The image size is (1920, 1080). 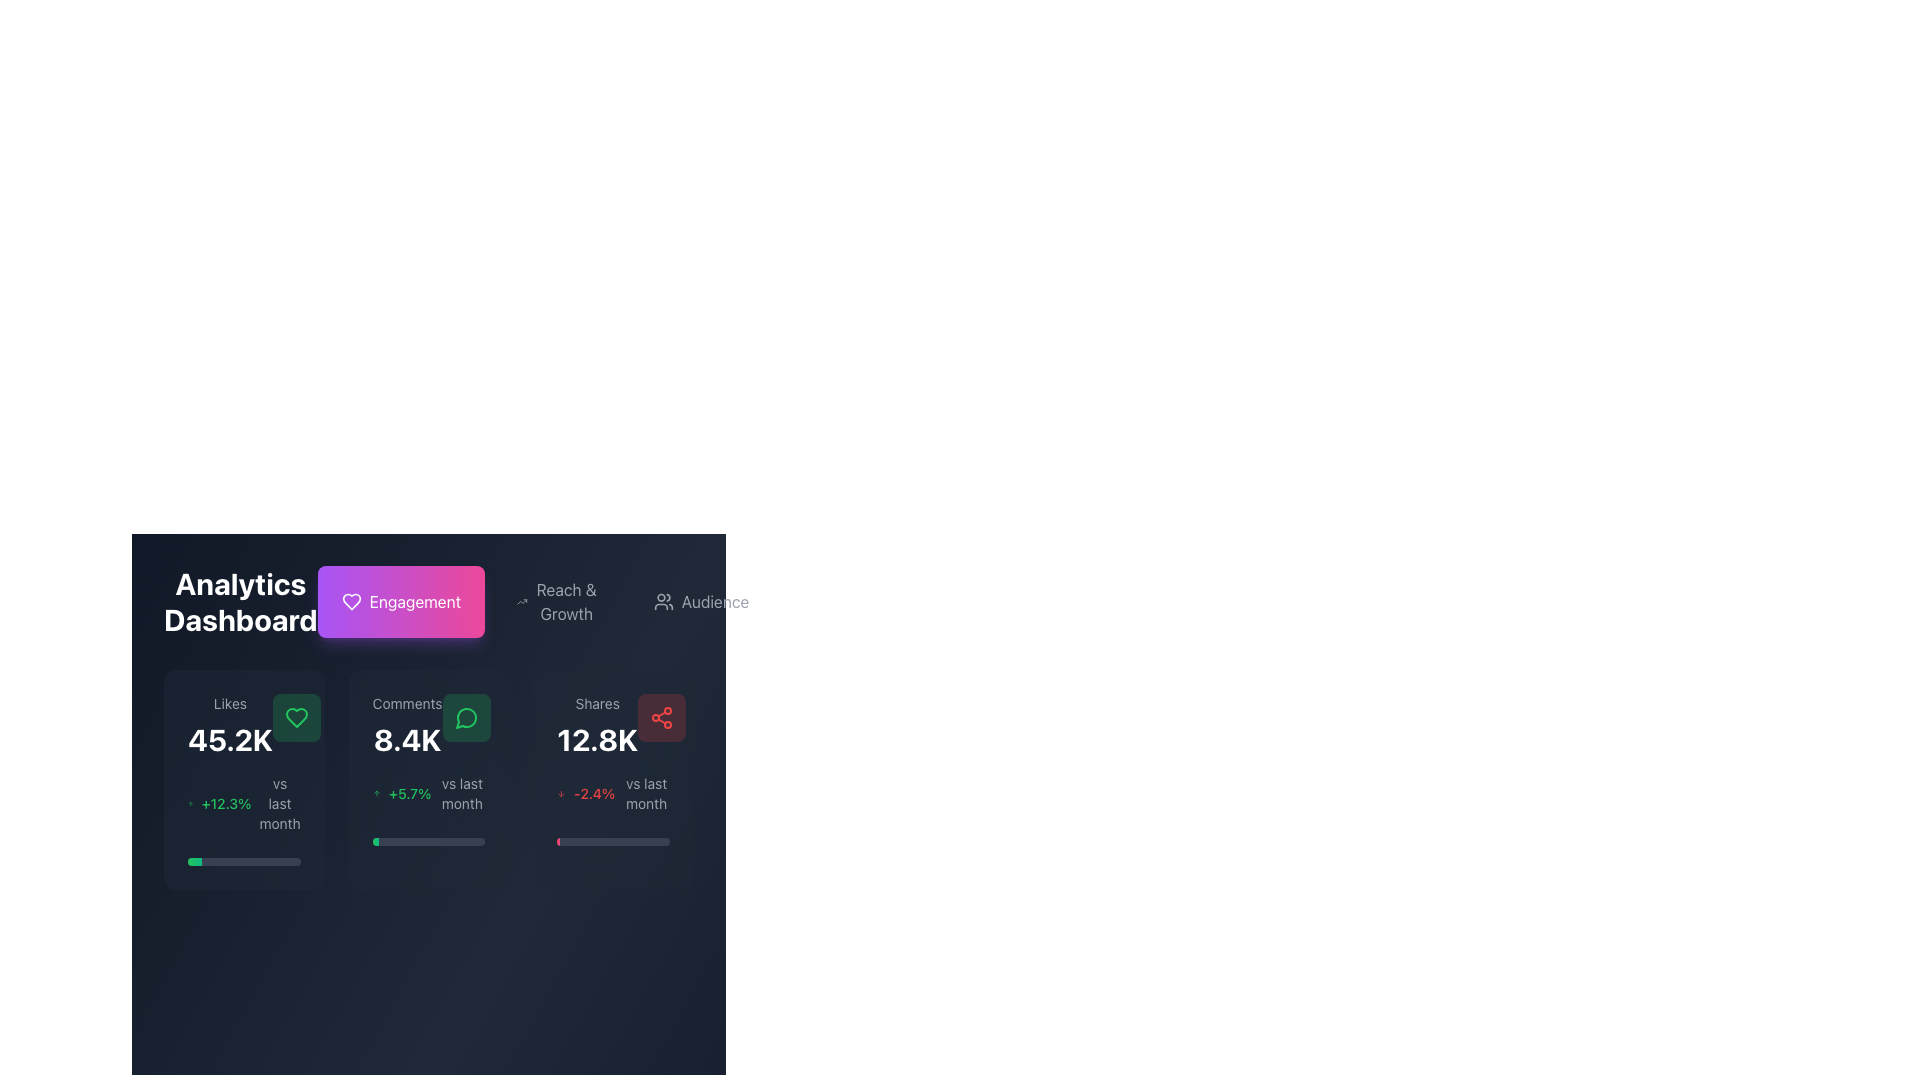 I want to click on the 'Reach & Growth' navigation button, which is the second button from the left in the header, located between 'Engagement' and 'Audience', so click(x=557, y=600).